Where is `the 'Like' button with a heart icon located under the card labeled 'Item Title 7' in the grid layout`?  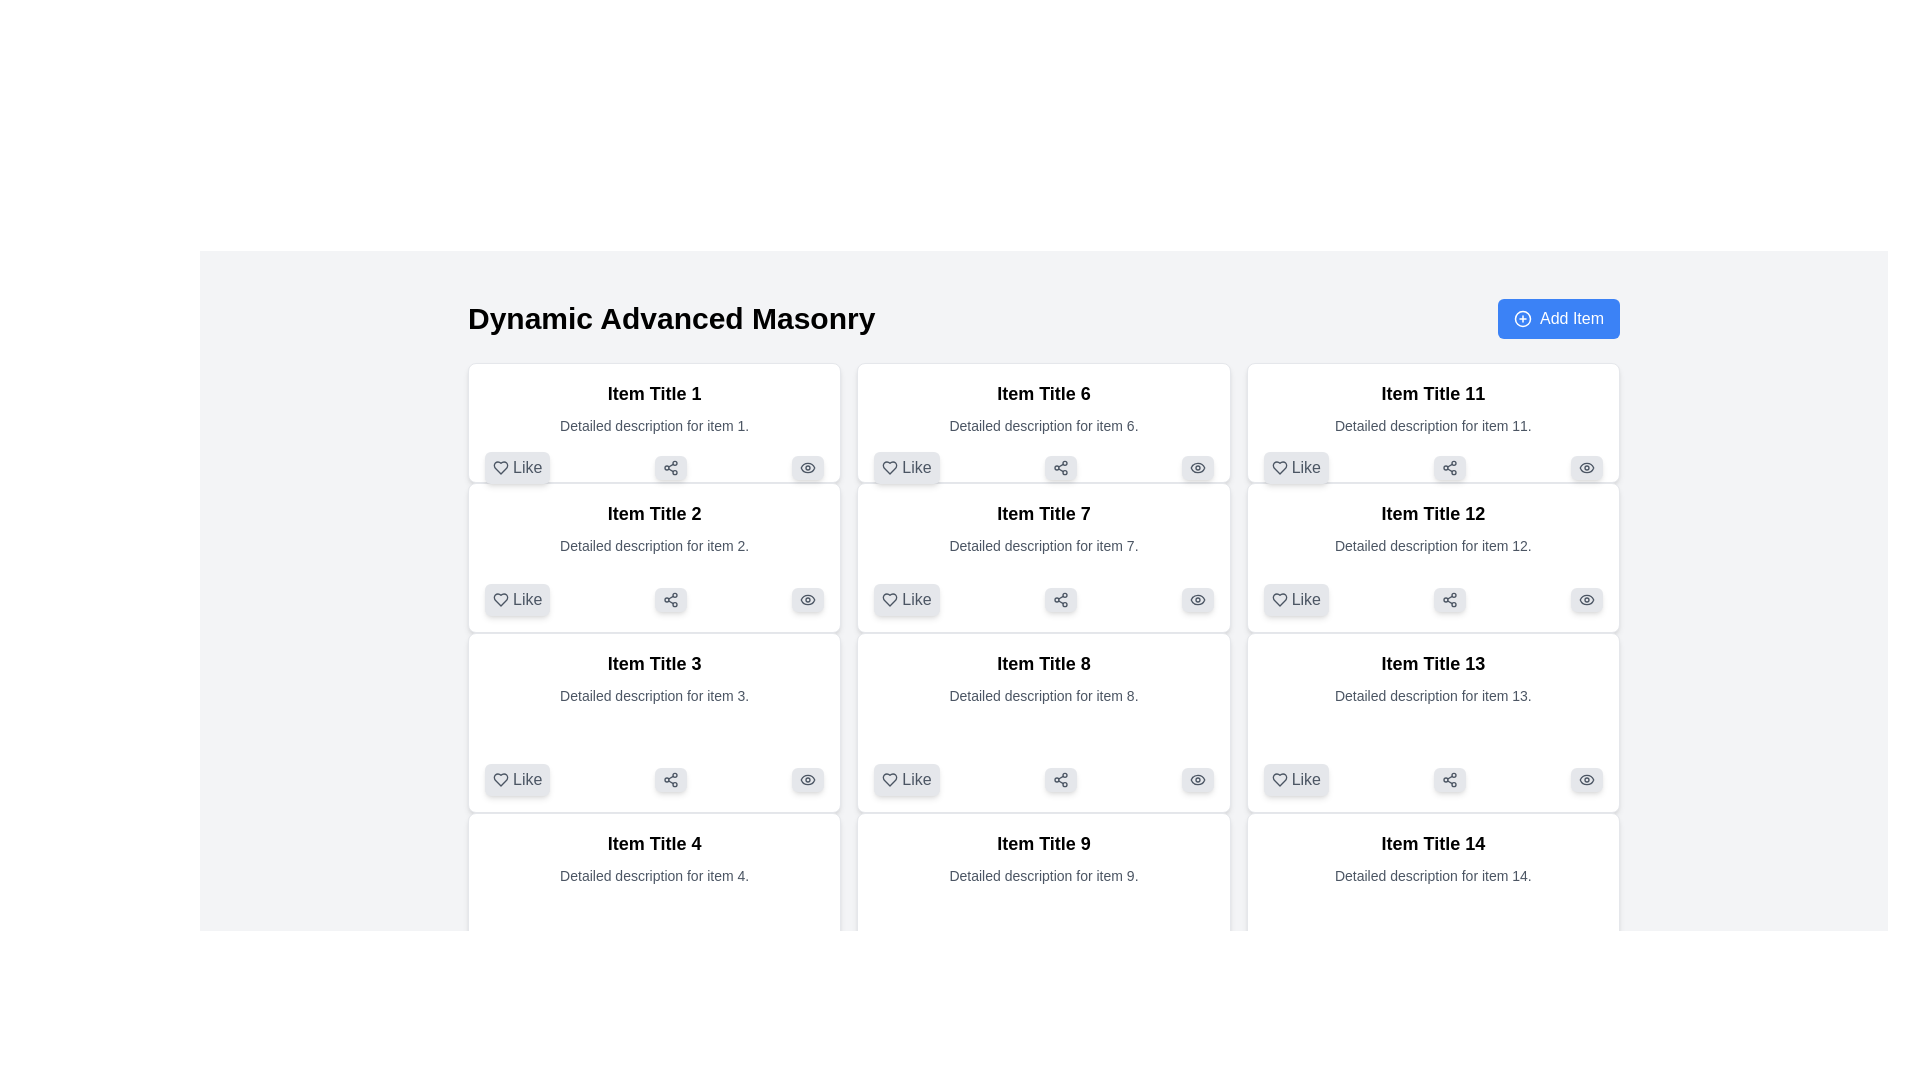
the 'Like' button with a heart icon located under the card labeled 'Item Title 7' in the grid layout is located at coordinates (906, 599).